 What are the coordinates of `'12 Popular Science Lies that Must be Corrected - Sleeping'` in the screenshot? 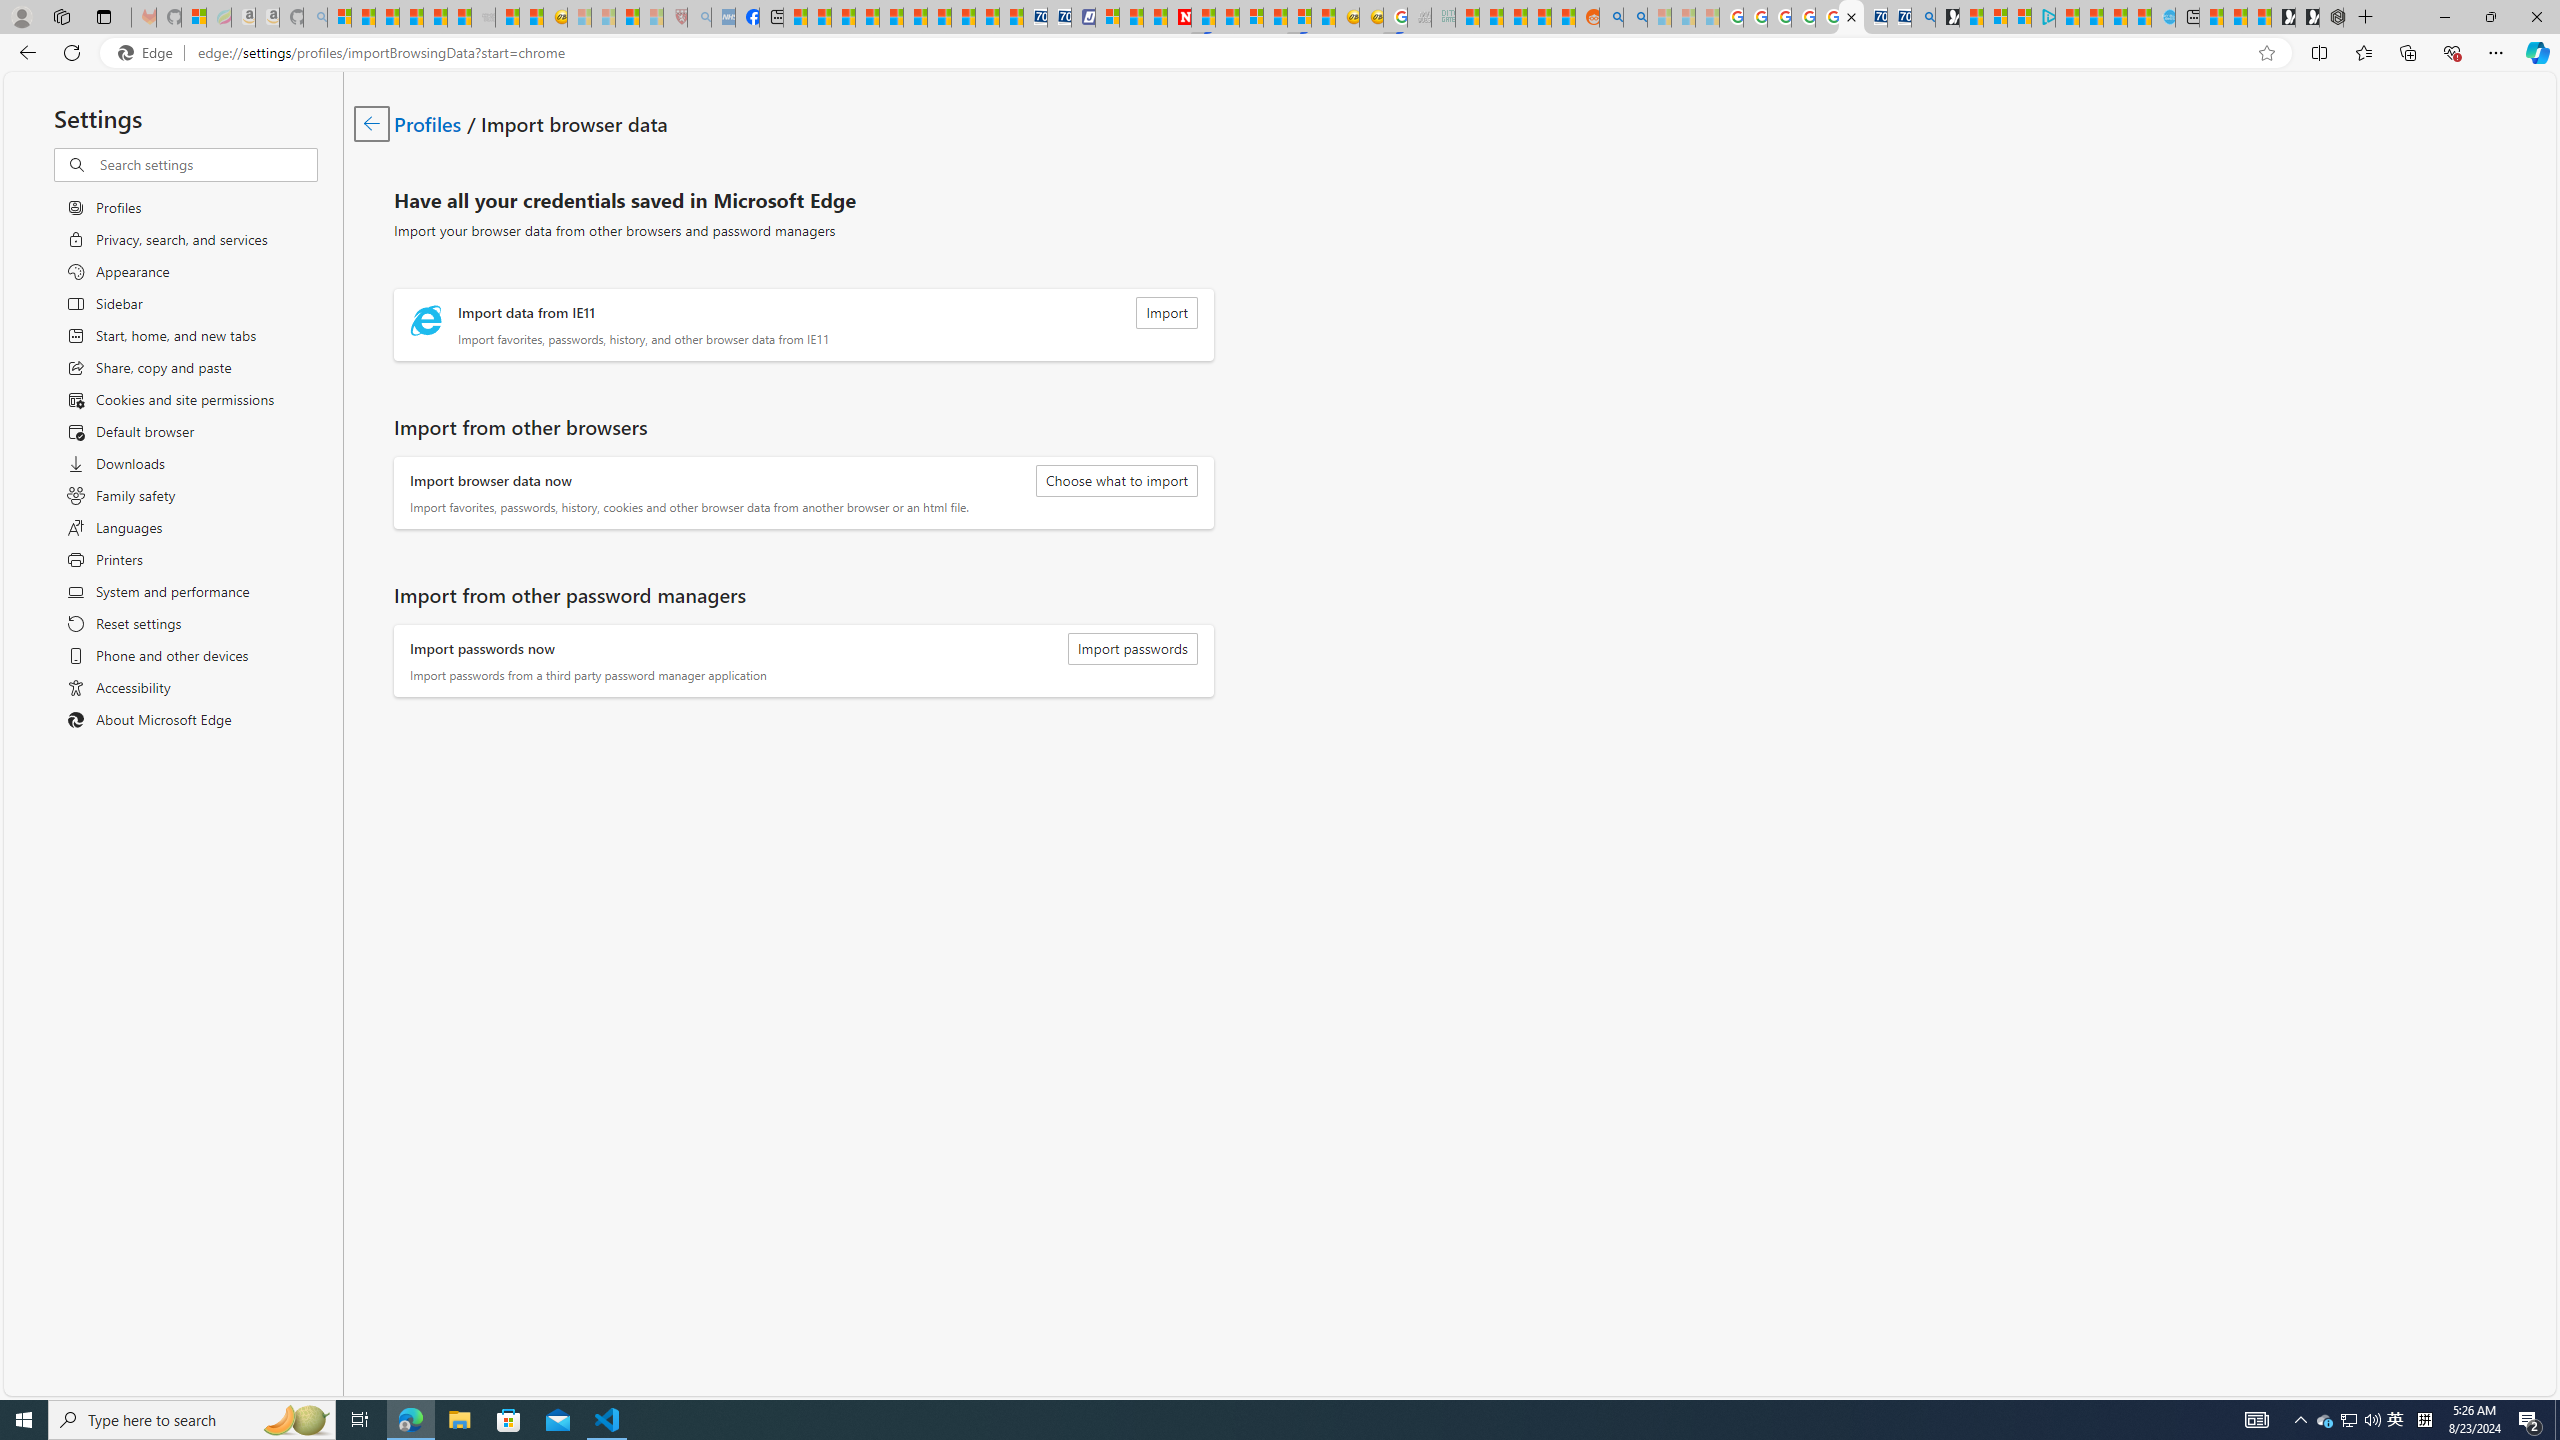 It's located at (649, 16).